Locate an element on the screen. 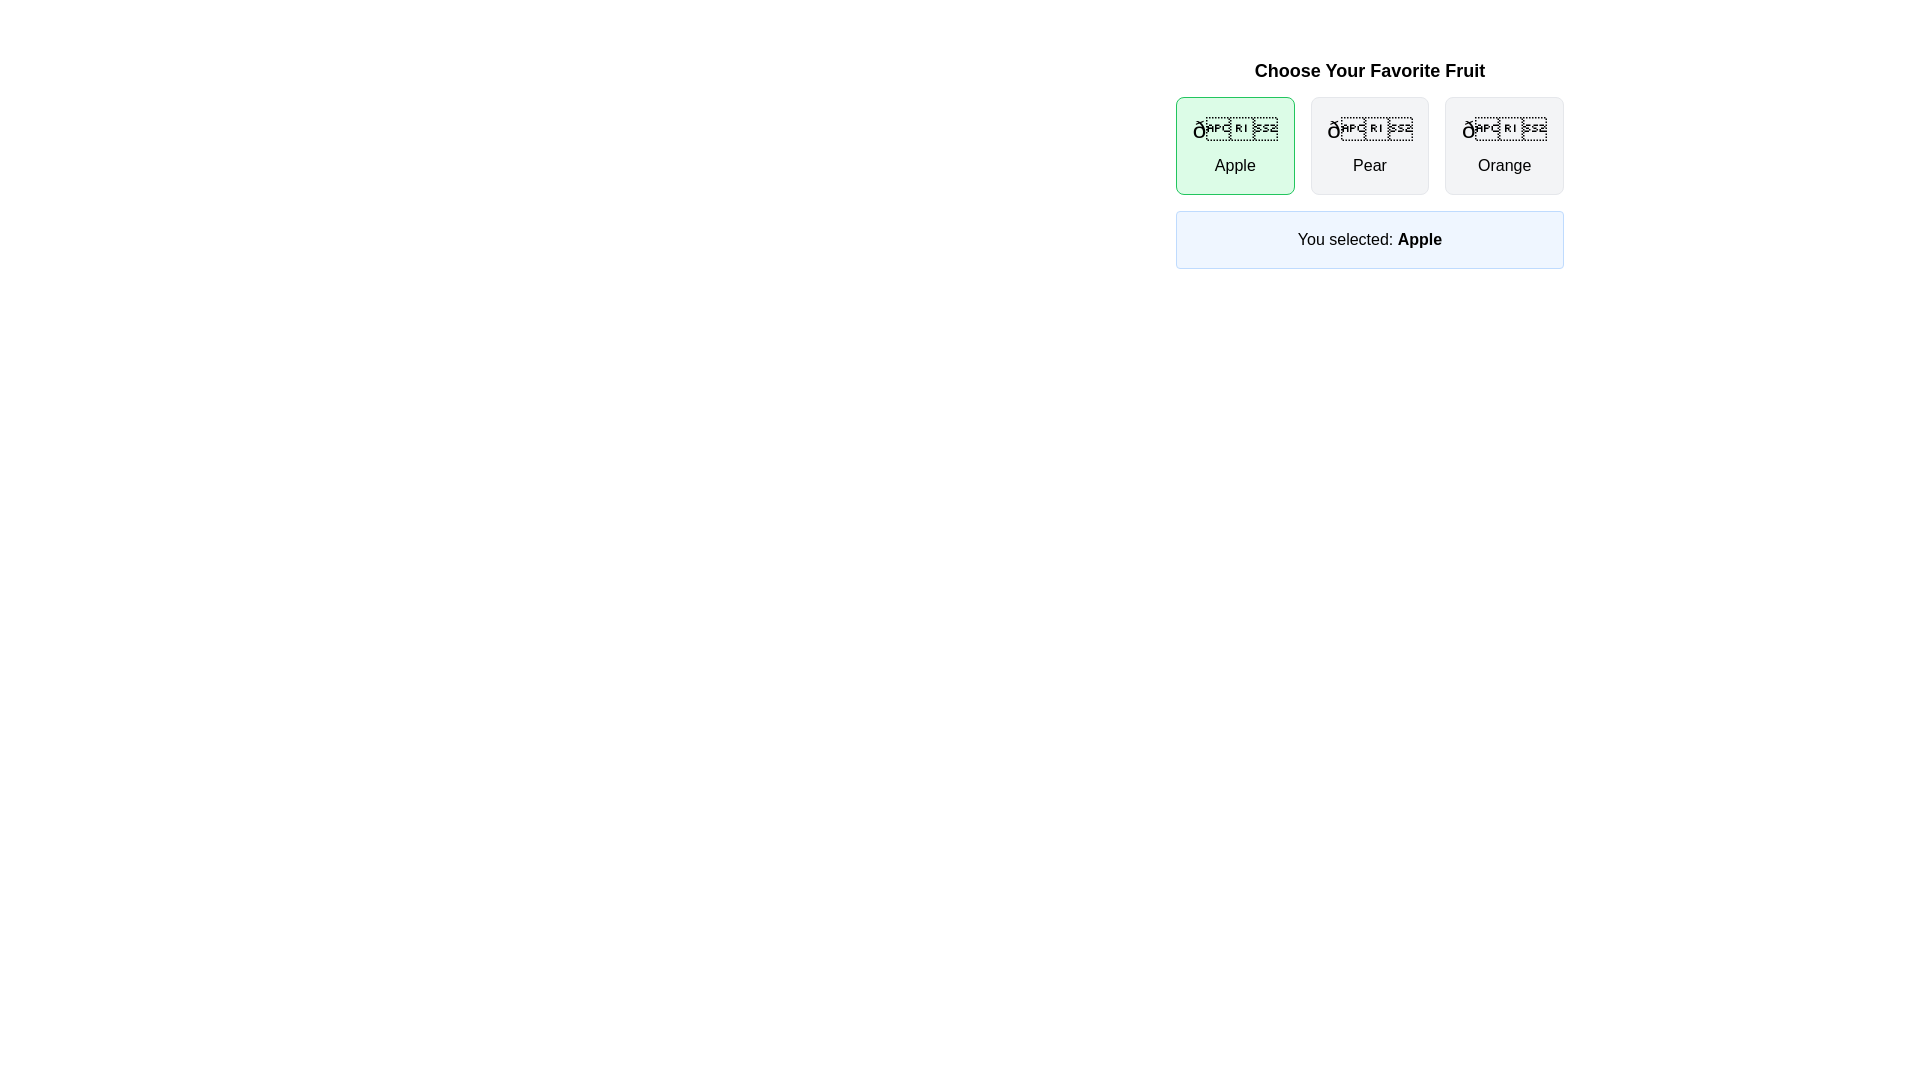  the static text label that identifies the fruit 'Orange', located beneath the emoji representation within the third card in the horizontal sequence is located at coordinates (1504, 164).